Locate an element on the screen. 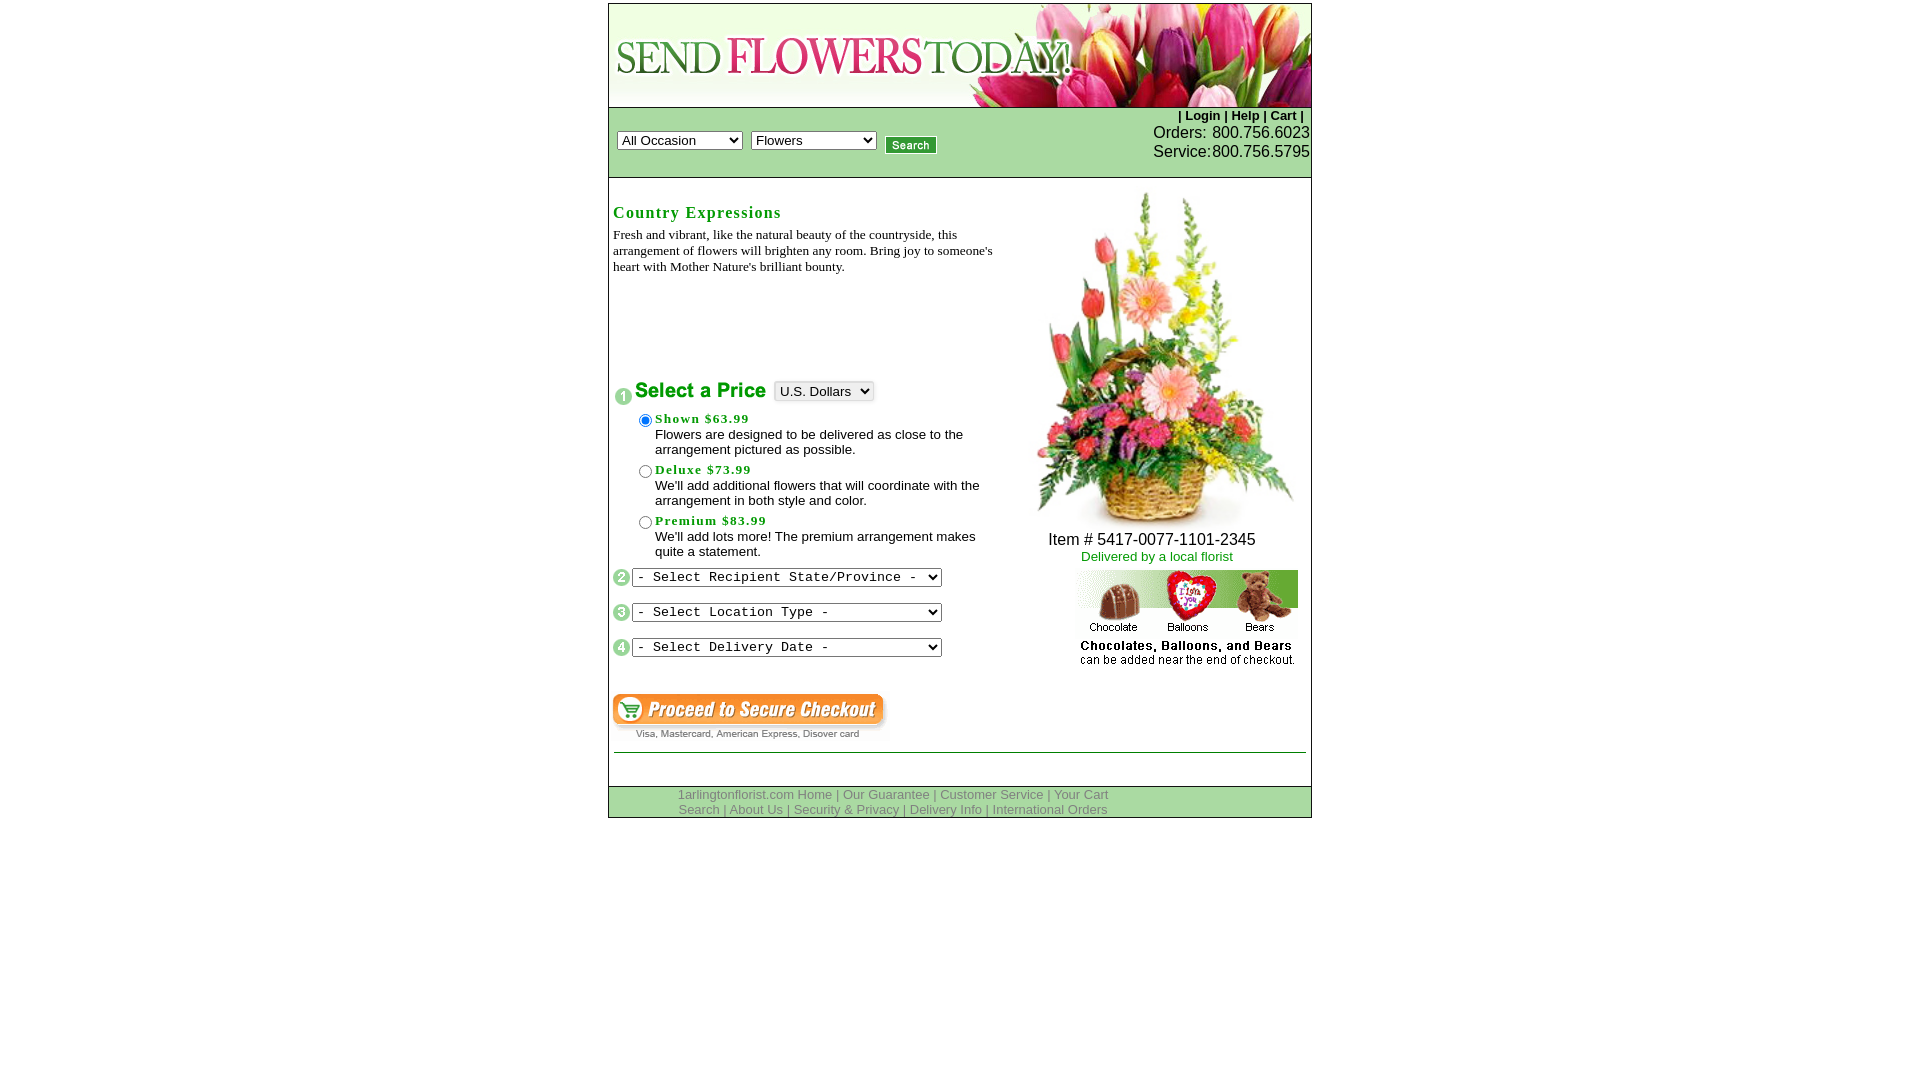 The image size is (1920, 1080). 'Cart' is located at coordinates (1269, 115).